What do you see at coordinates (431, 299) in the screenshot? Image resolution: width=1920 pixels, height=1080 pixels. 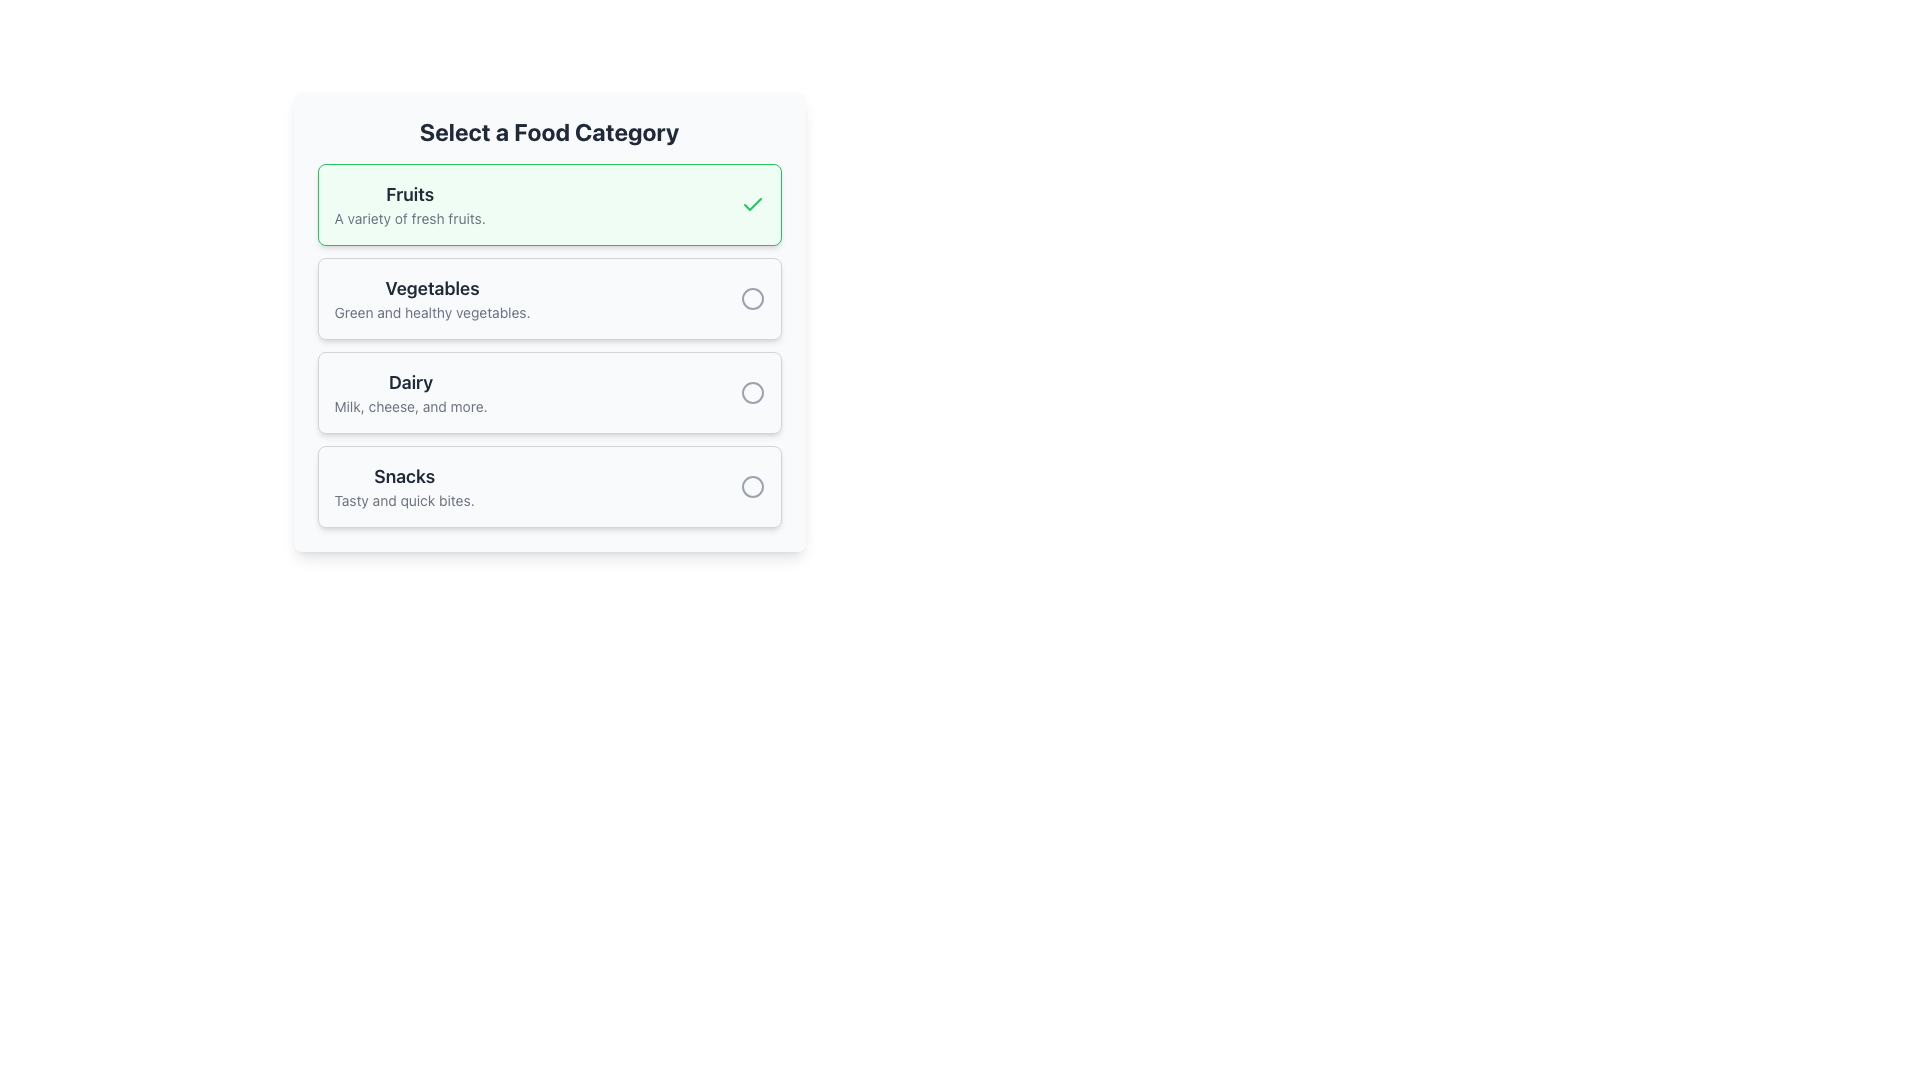 I see `the 'Vegetables' text block within the food category selection interface` at bounding box center [431, 299].